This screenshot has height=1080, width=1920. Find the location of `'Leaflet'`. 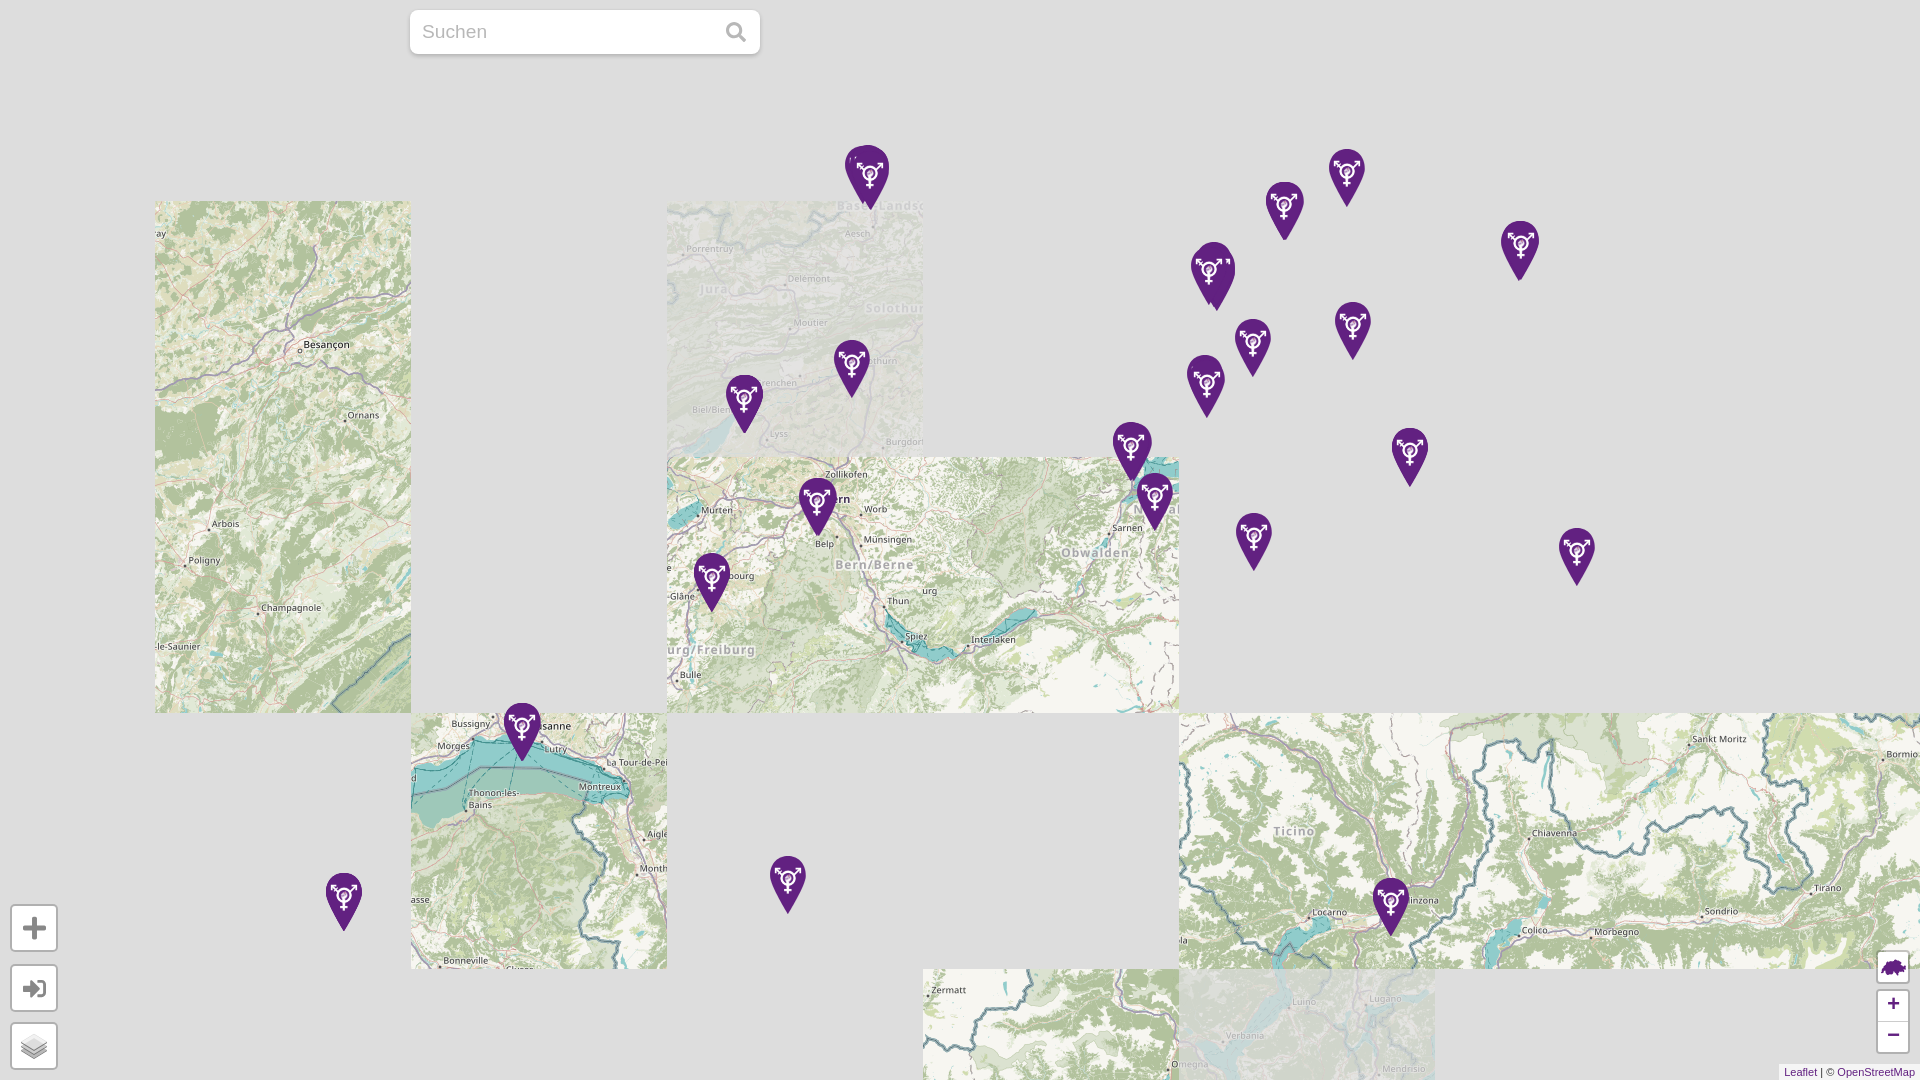

'Leaflet' is located at coordinates (1800, 1071).